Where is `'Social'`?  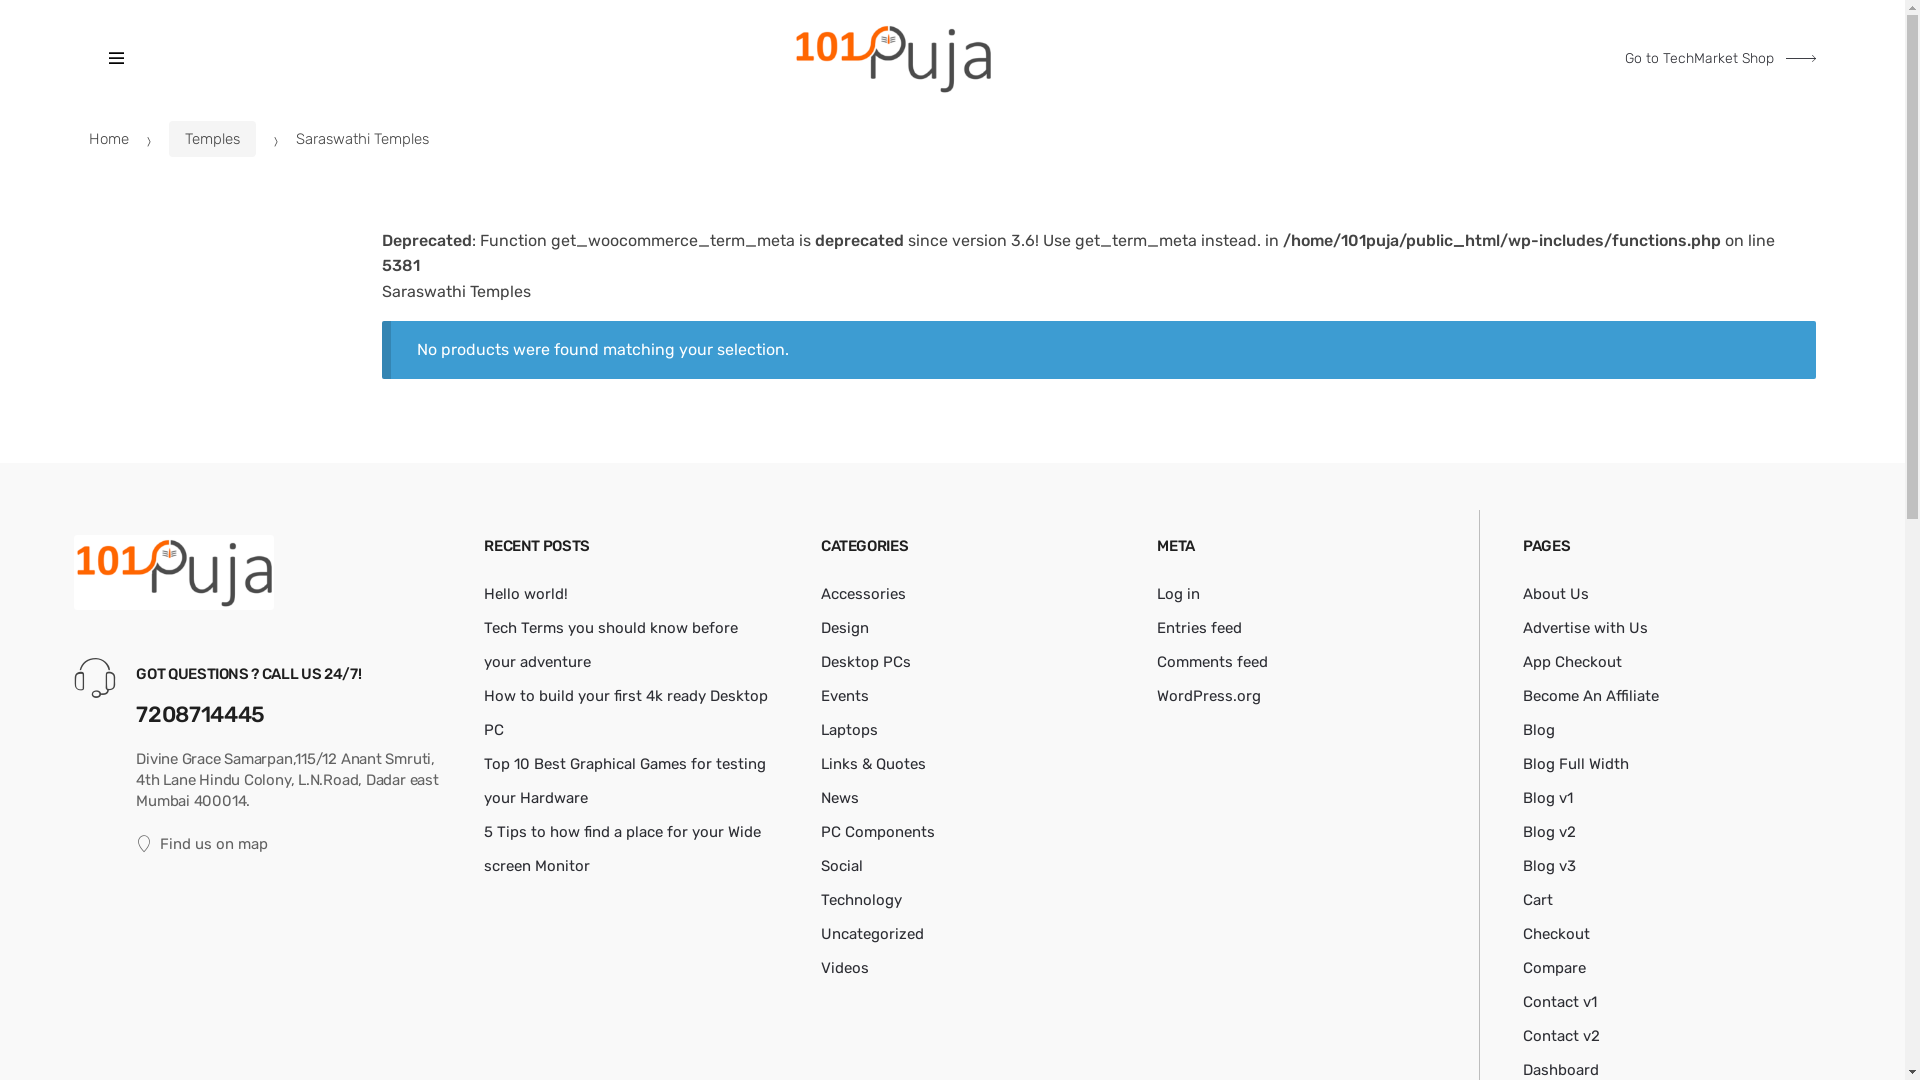 'Social' is located at coordinates (820, 865).